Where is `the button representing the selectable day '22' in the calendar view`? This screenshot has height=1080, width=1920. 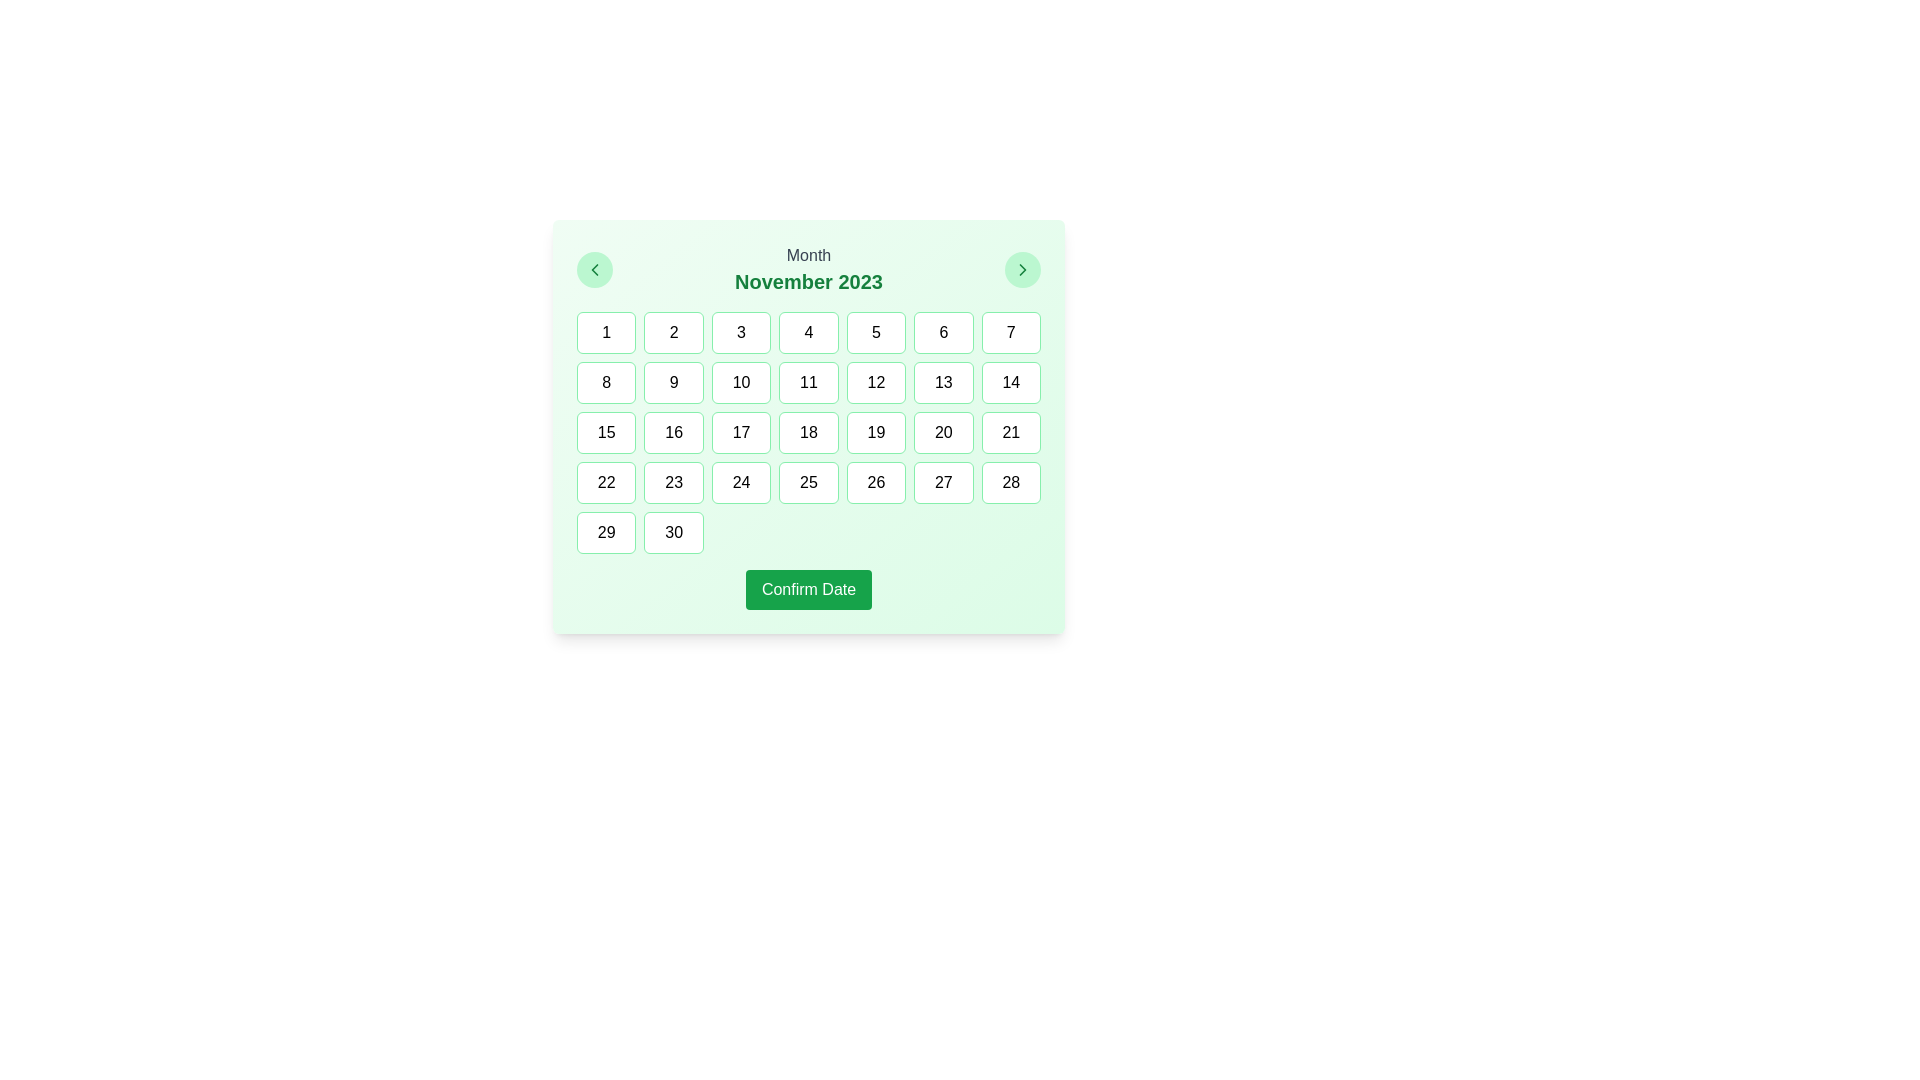
the button representing the selectable day '22' in the calendar view is located at coordinates (605, 482).